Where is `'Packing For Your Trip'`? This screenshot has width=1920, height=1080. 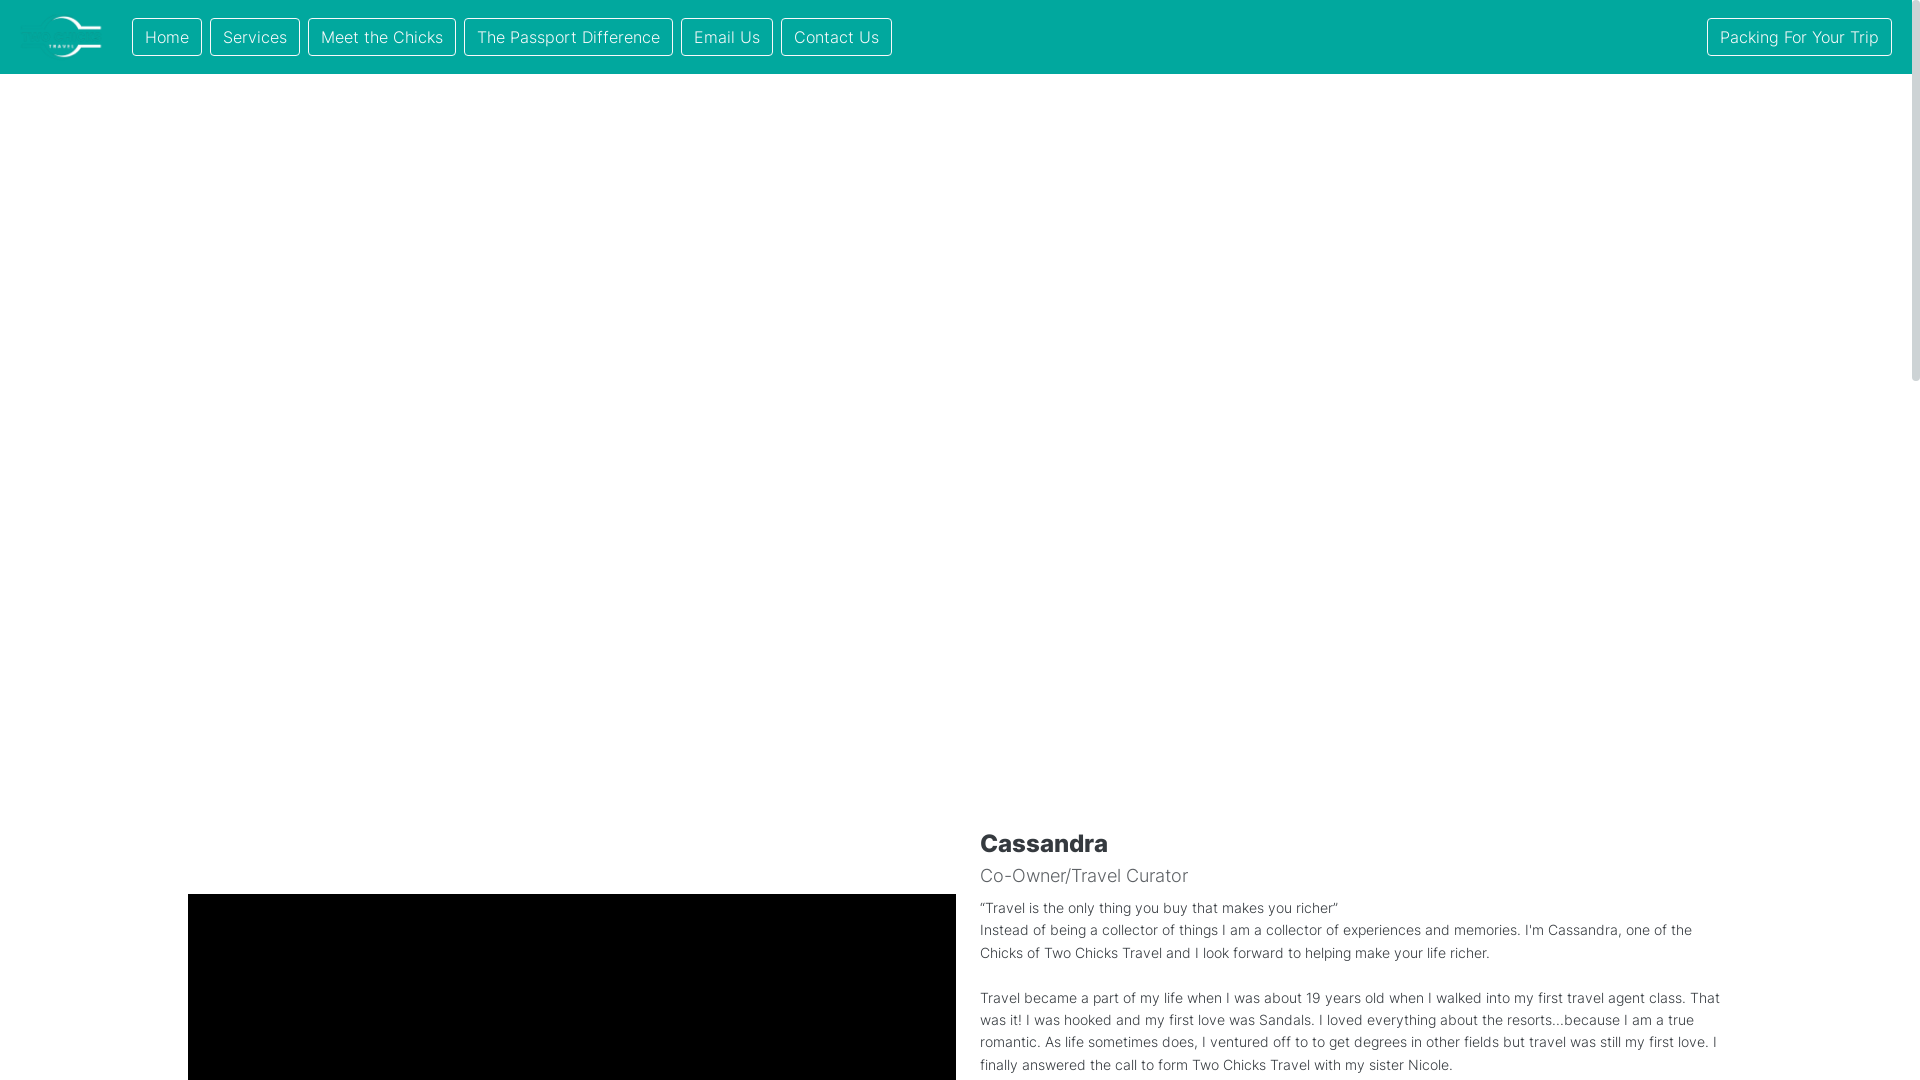 'Packing For Your Trip' is located at coordinates (1799, 37).